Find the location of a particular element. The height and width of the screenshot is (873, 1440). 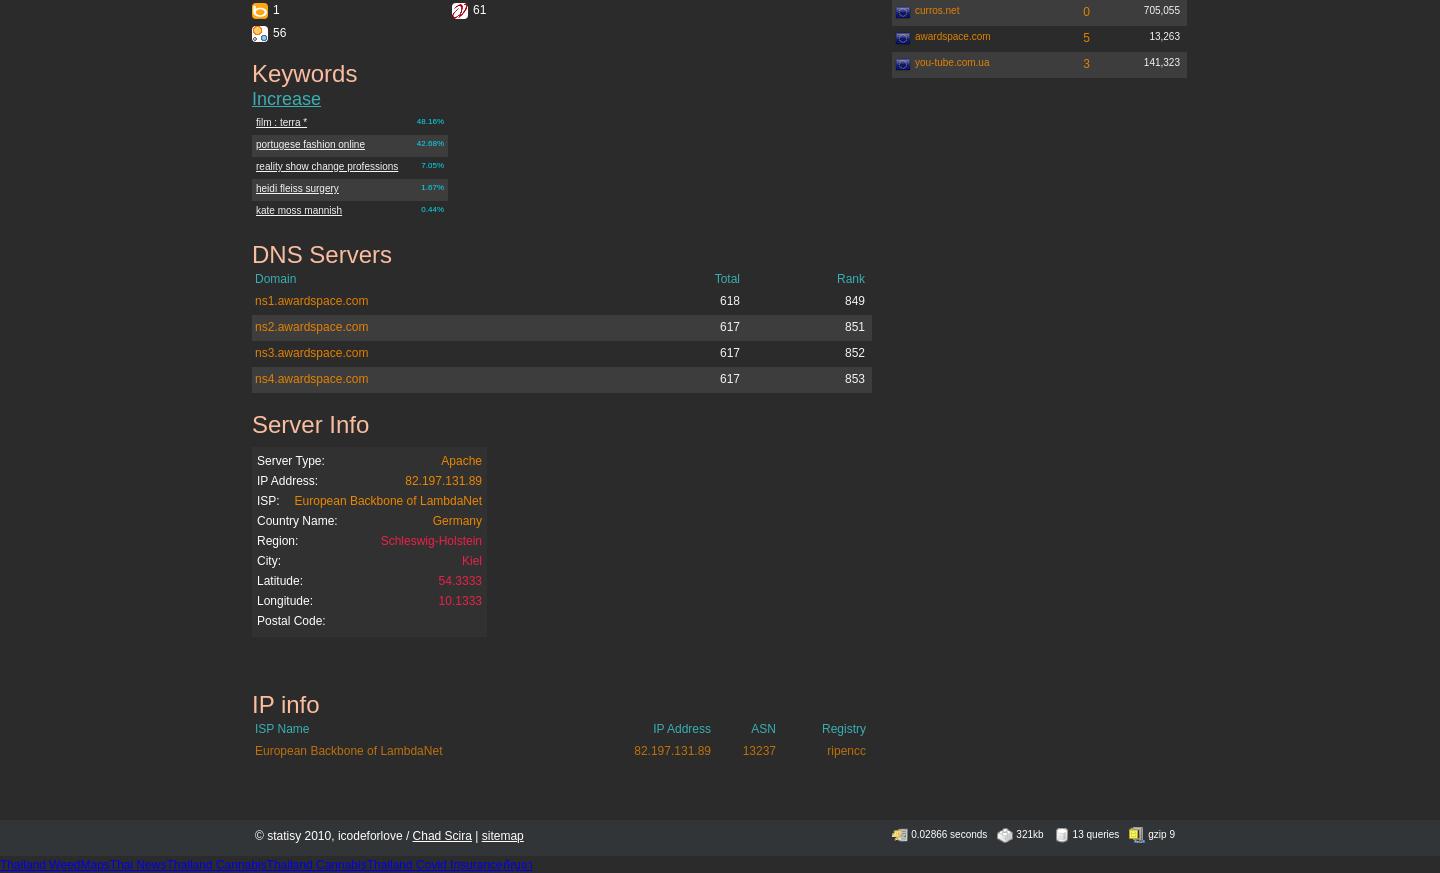

'0.44%' is located at coordinates (432, 208).